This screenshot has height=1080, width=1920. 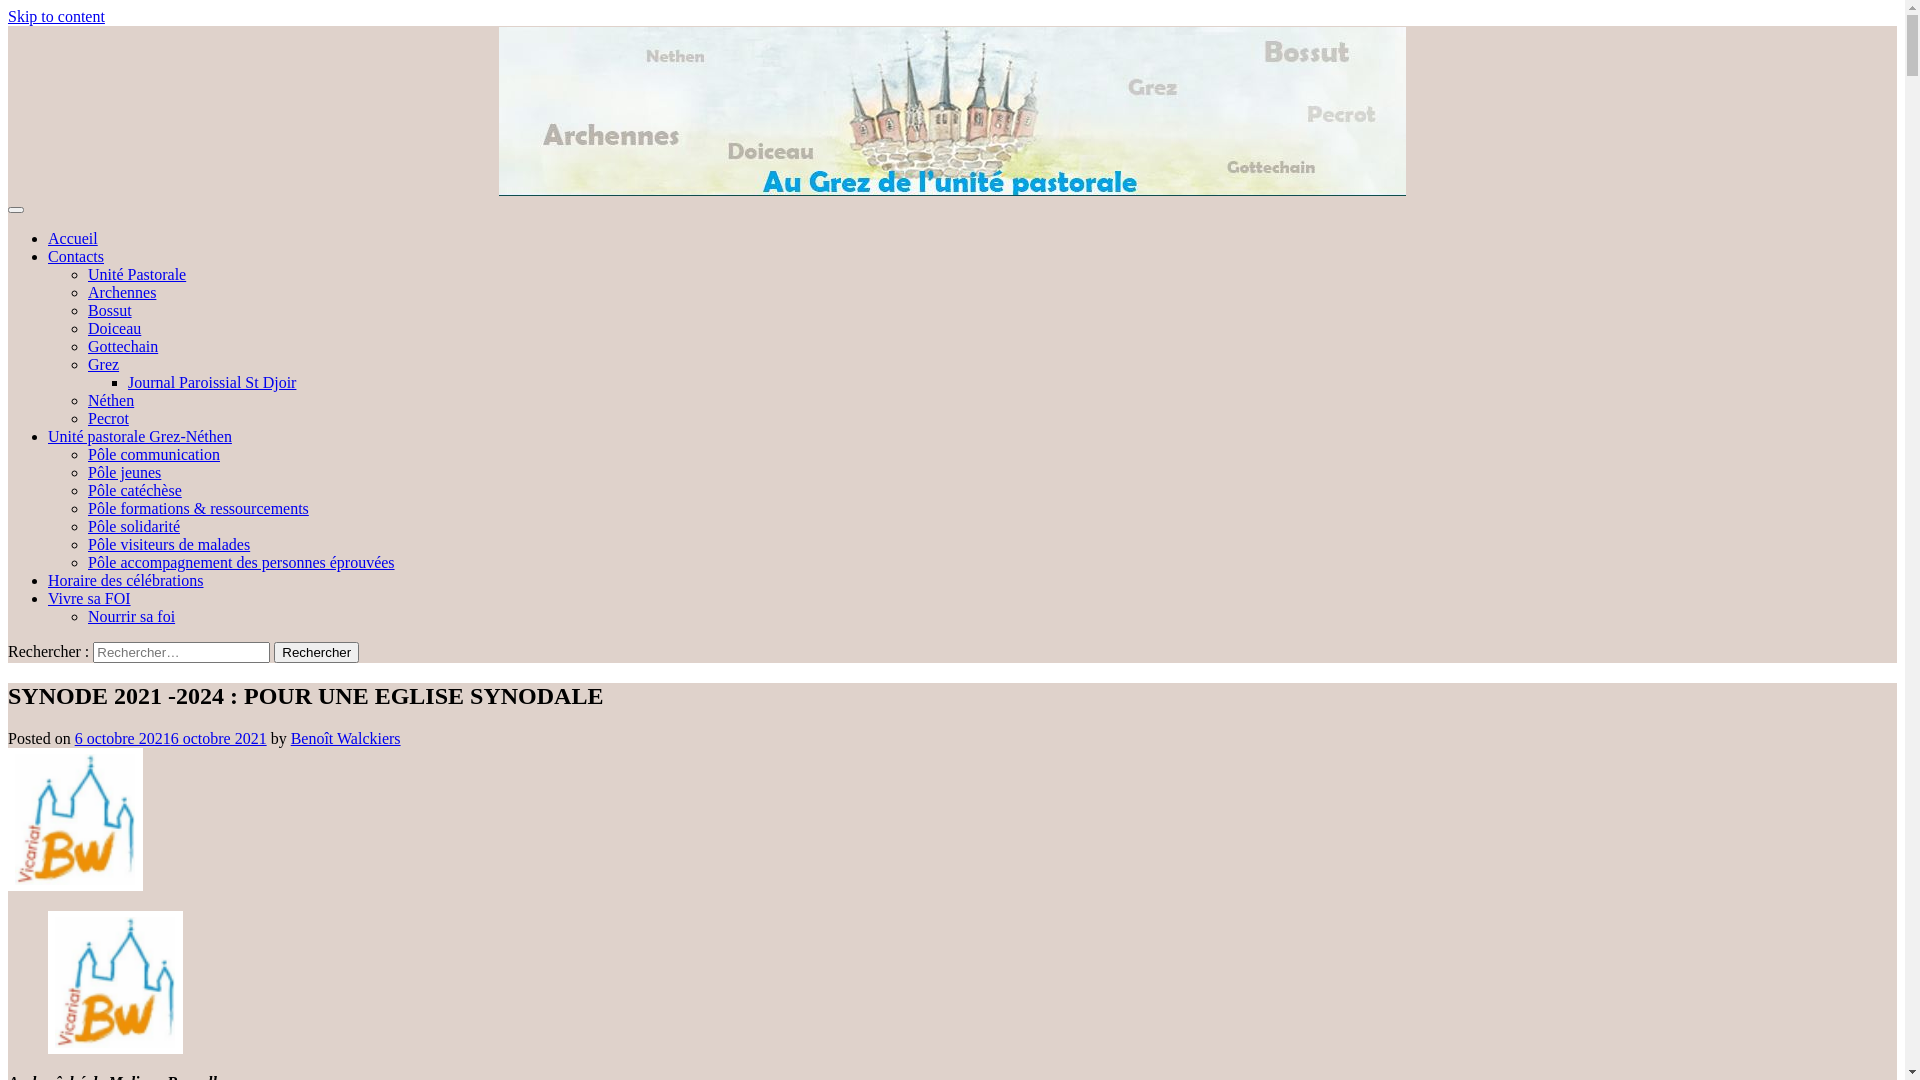 I want to click on 'Gottechain', so click(x=122, y=345).